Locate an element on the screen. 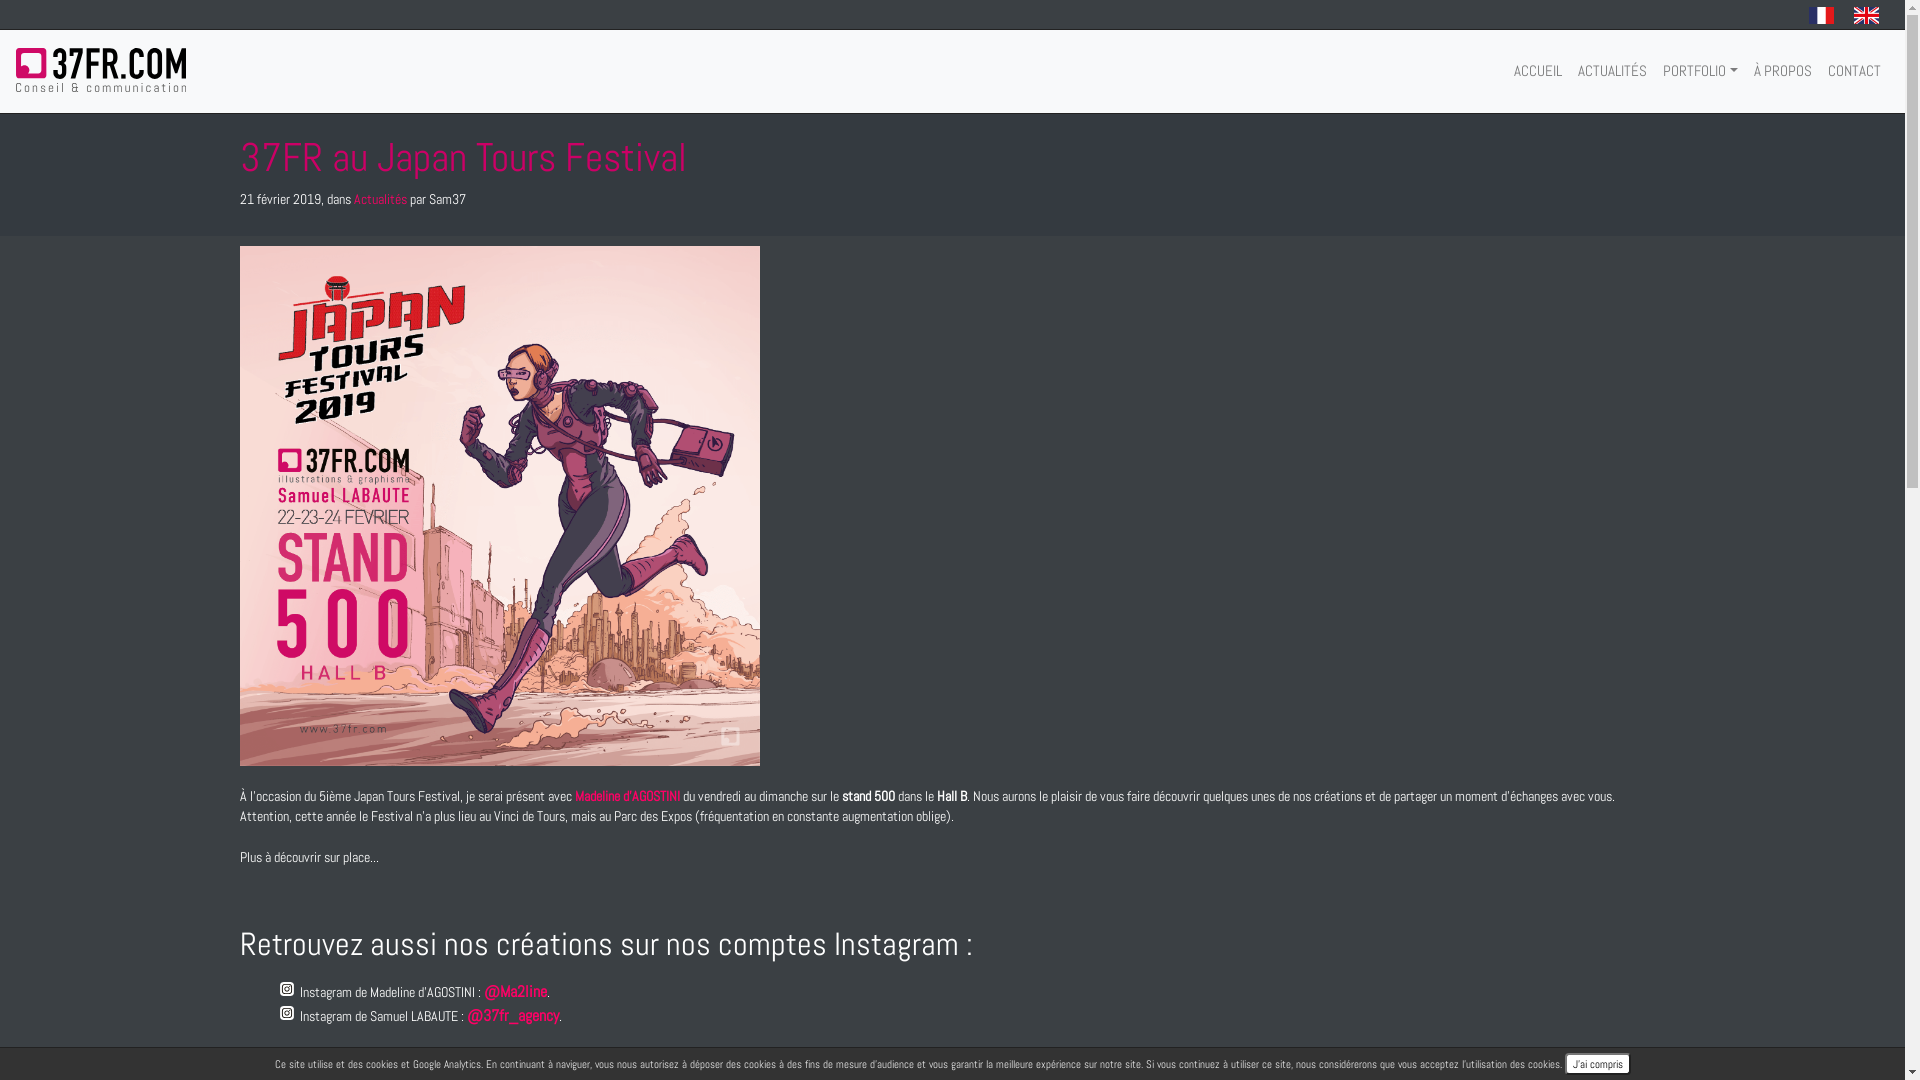 The height and width of the screenshot is (1080, 1920). 'FR' is located at coordinates (1821, 15).